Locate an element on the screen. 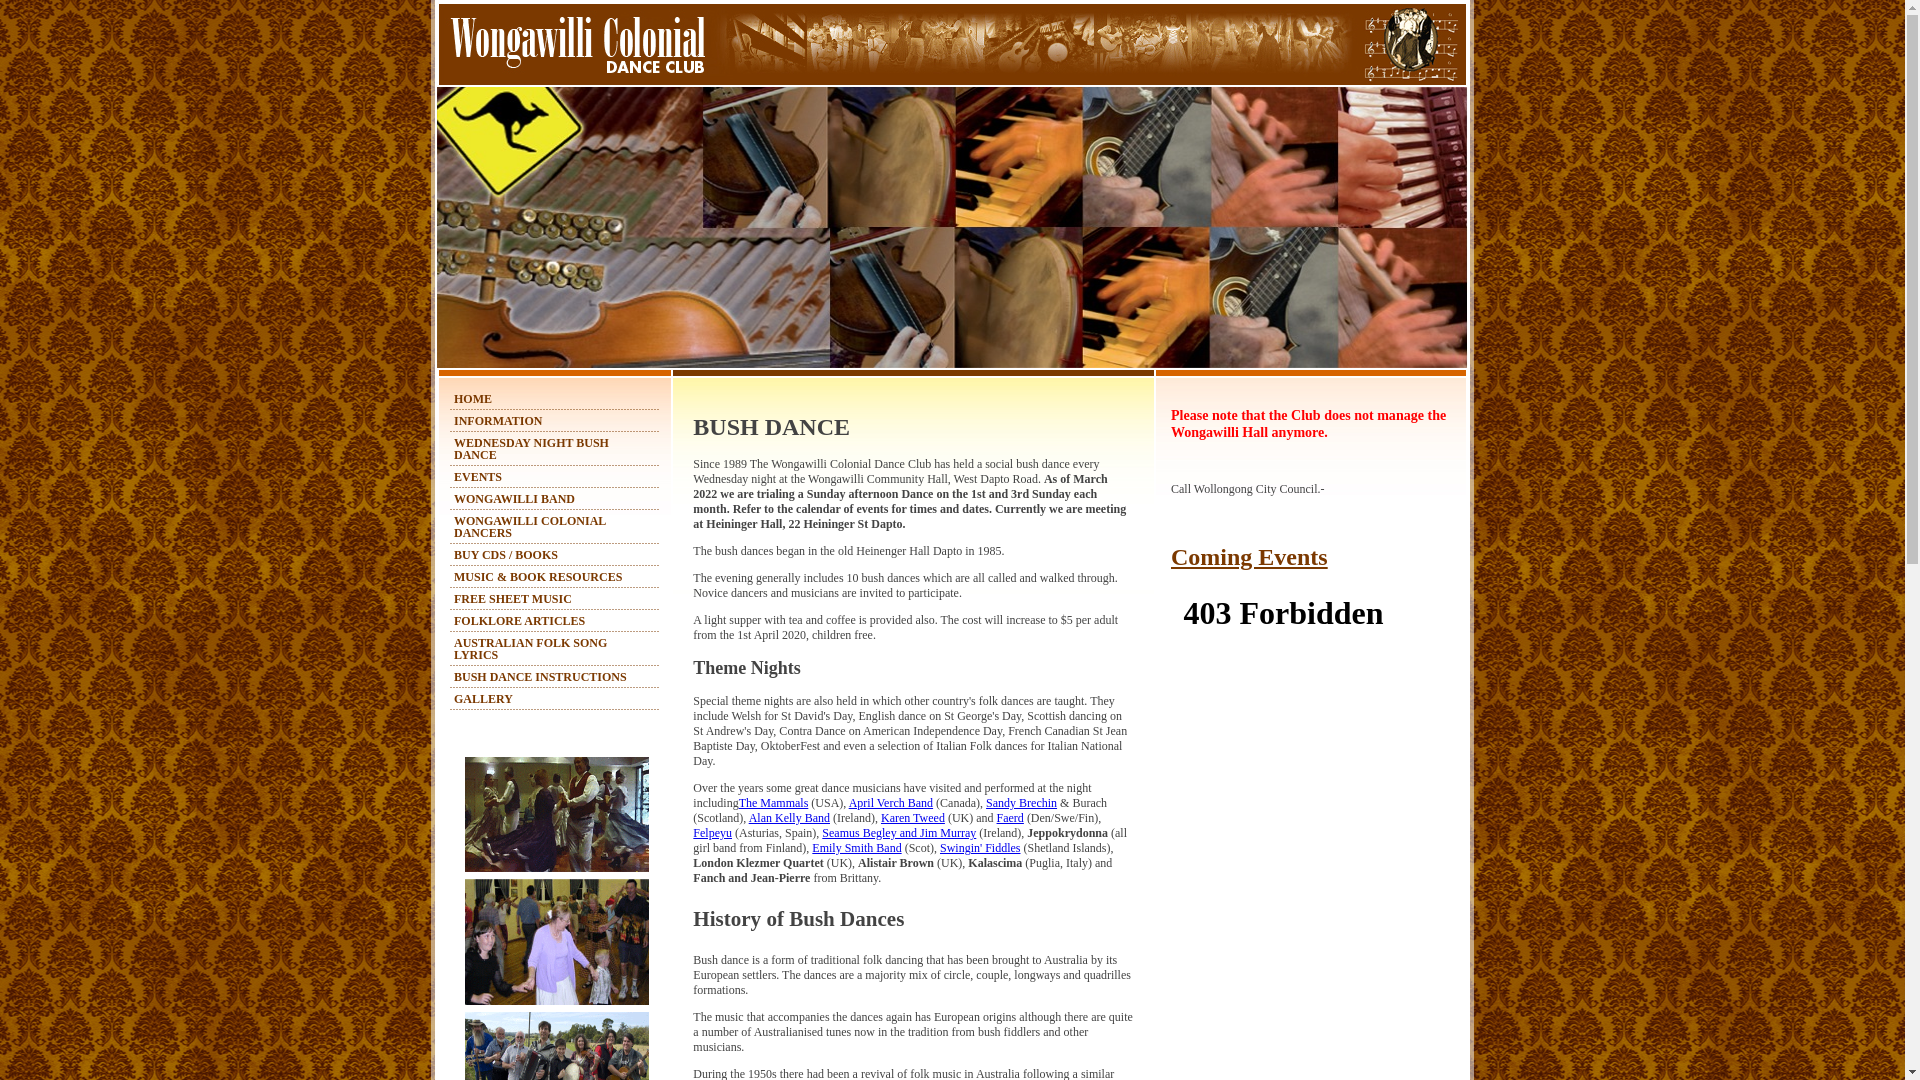 The height and width of the screenshot is (1080, 1920). 'WEDNESDAY NIGHT BUSH DANCE' is located at coordinates (531, 447).